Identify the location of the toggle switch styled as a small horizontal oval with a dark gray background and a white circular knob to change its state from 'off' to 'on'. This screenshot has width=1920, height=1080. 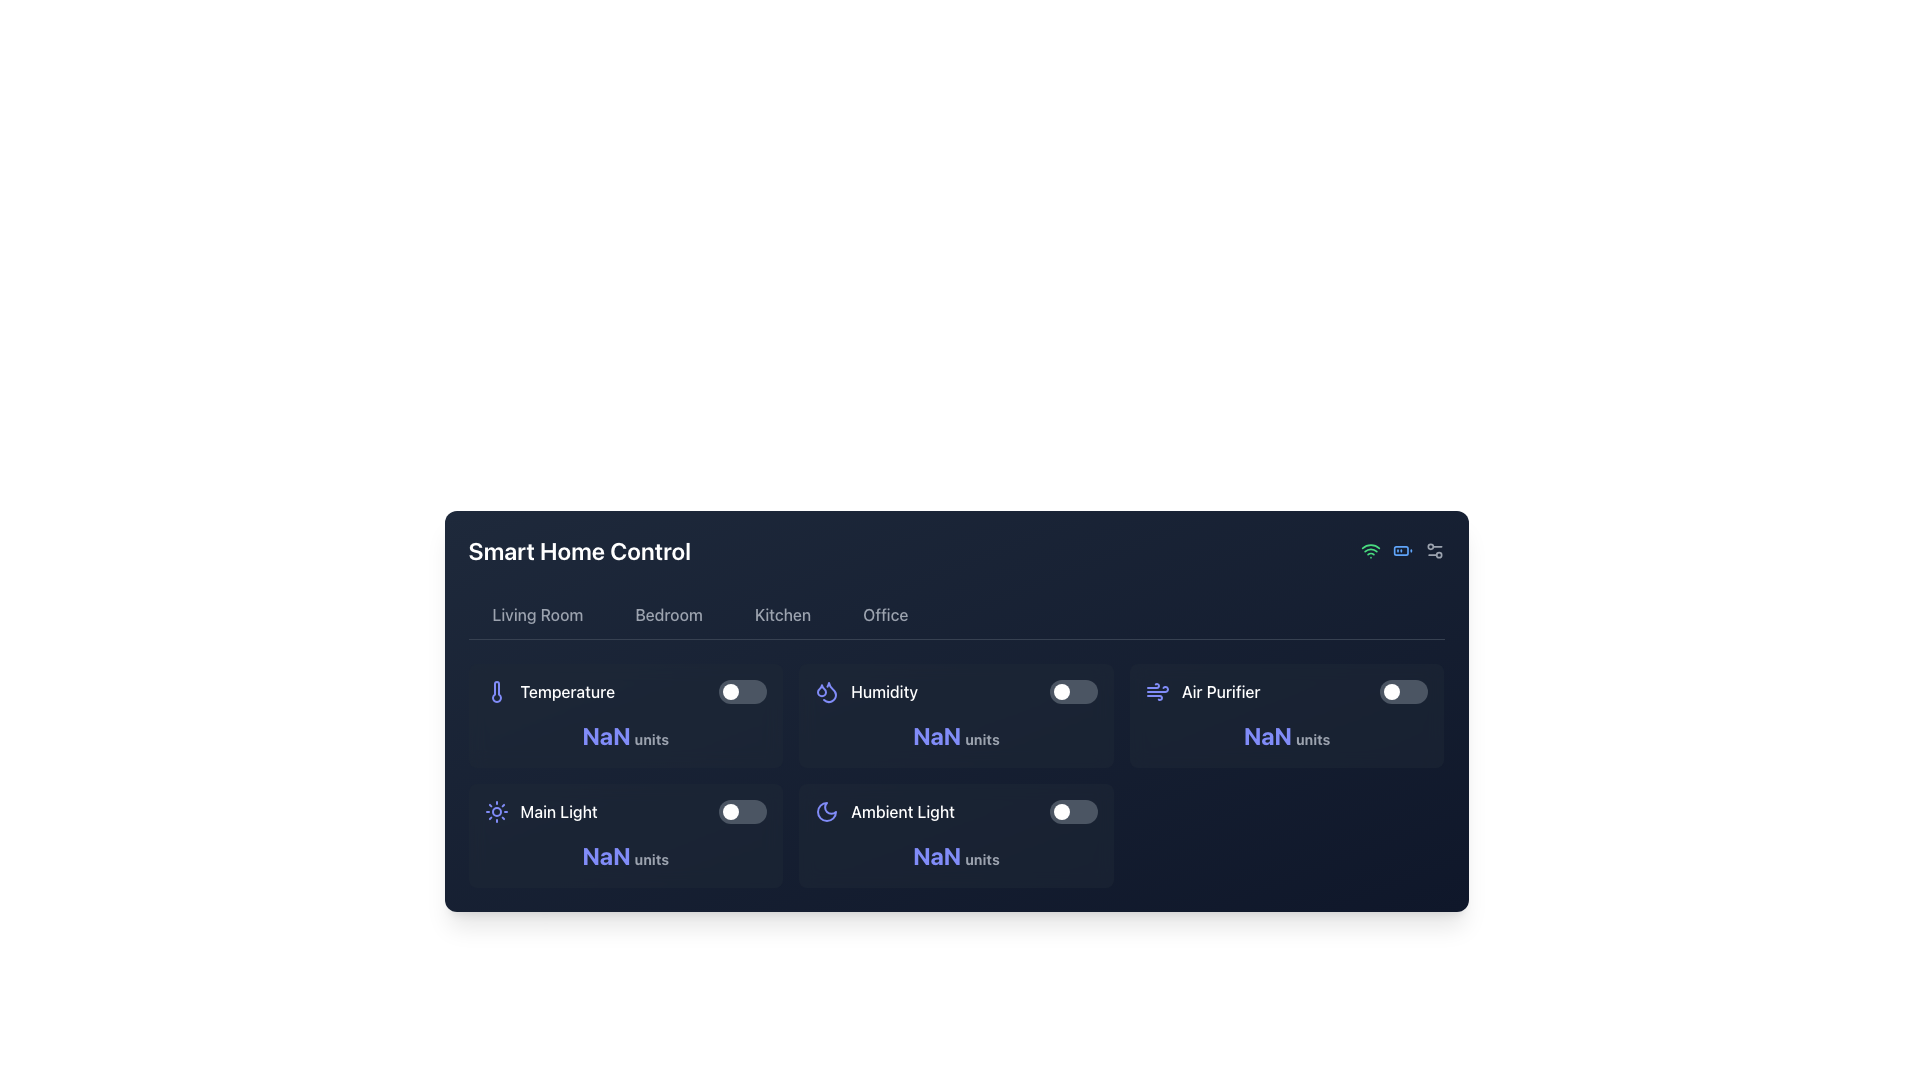
(1072, 812).